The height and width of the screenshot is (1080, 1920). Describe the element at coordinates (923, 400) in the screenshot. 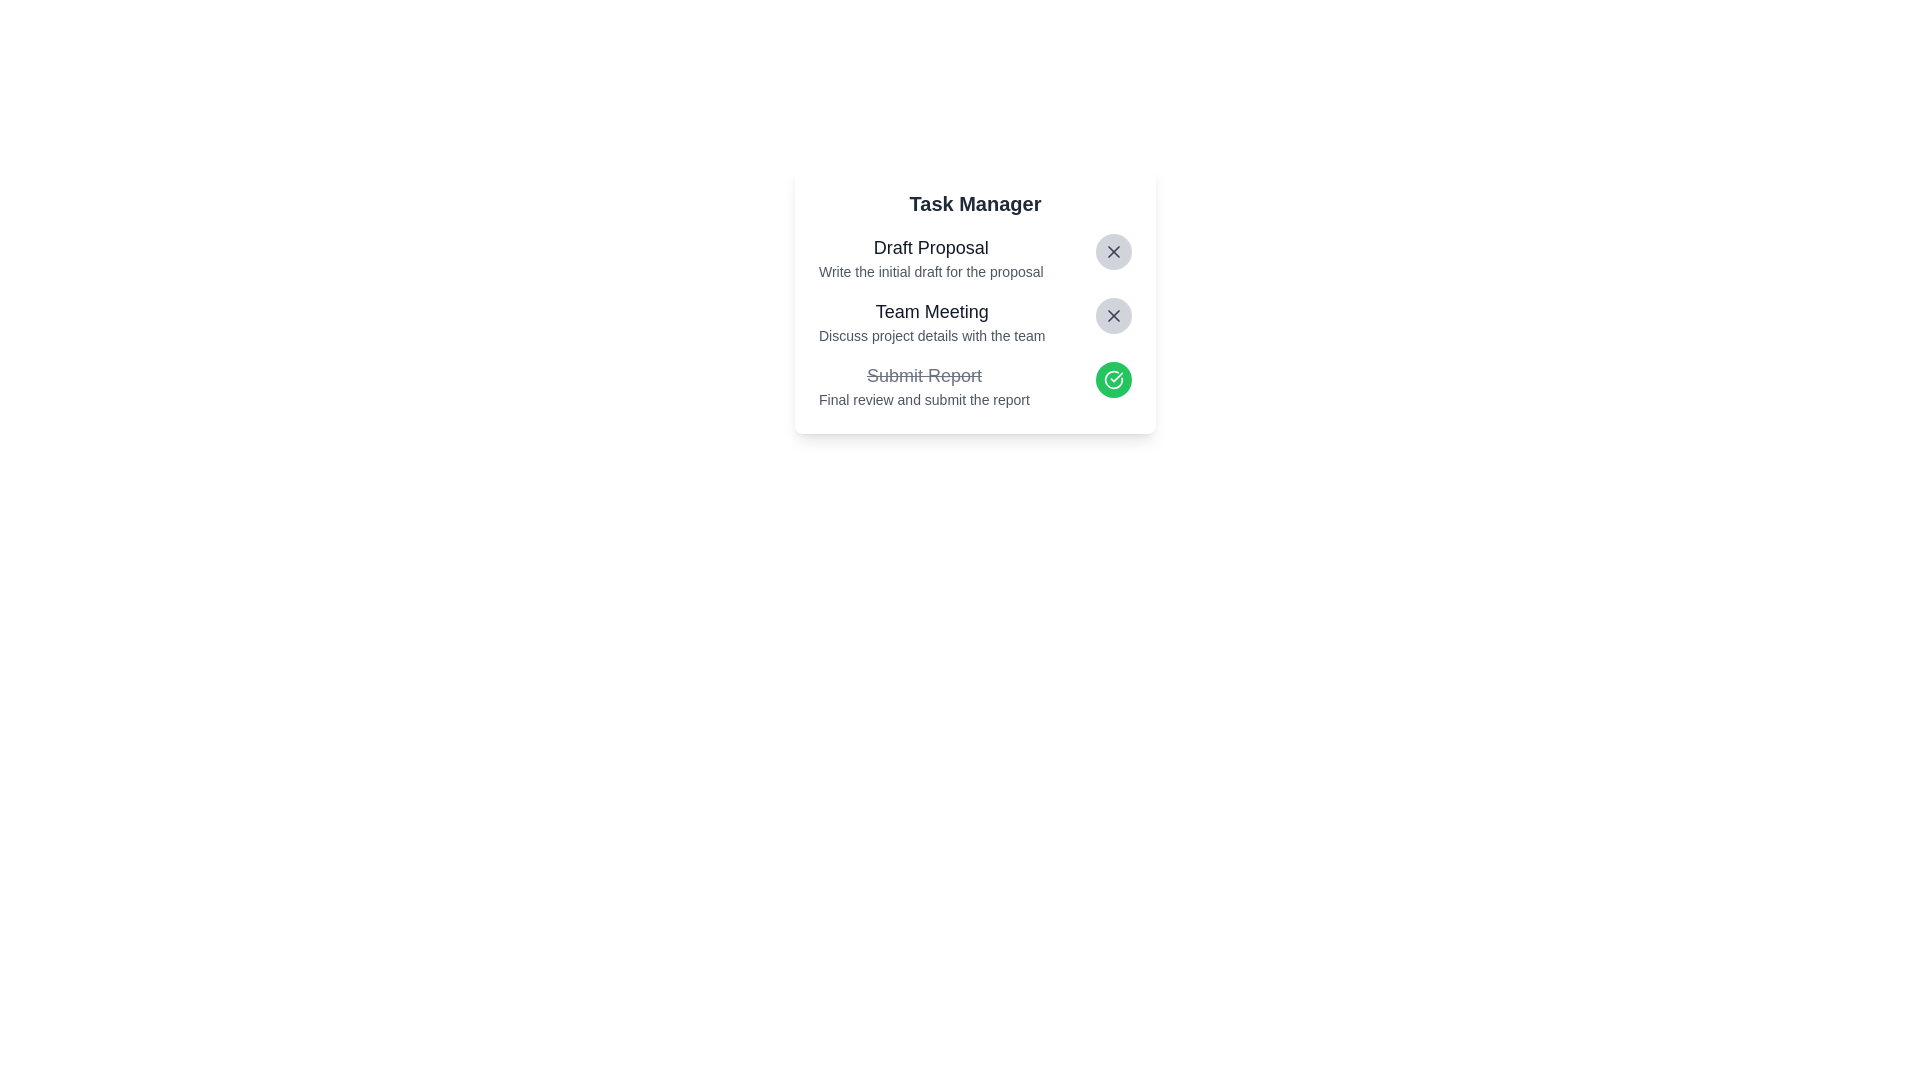

I see `the second line of text that provides guidance for the 'Submit Report' action, located directly below the crossed-out 'Submit Report' line` at that location.